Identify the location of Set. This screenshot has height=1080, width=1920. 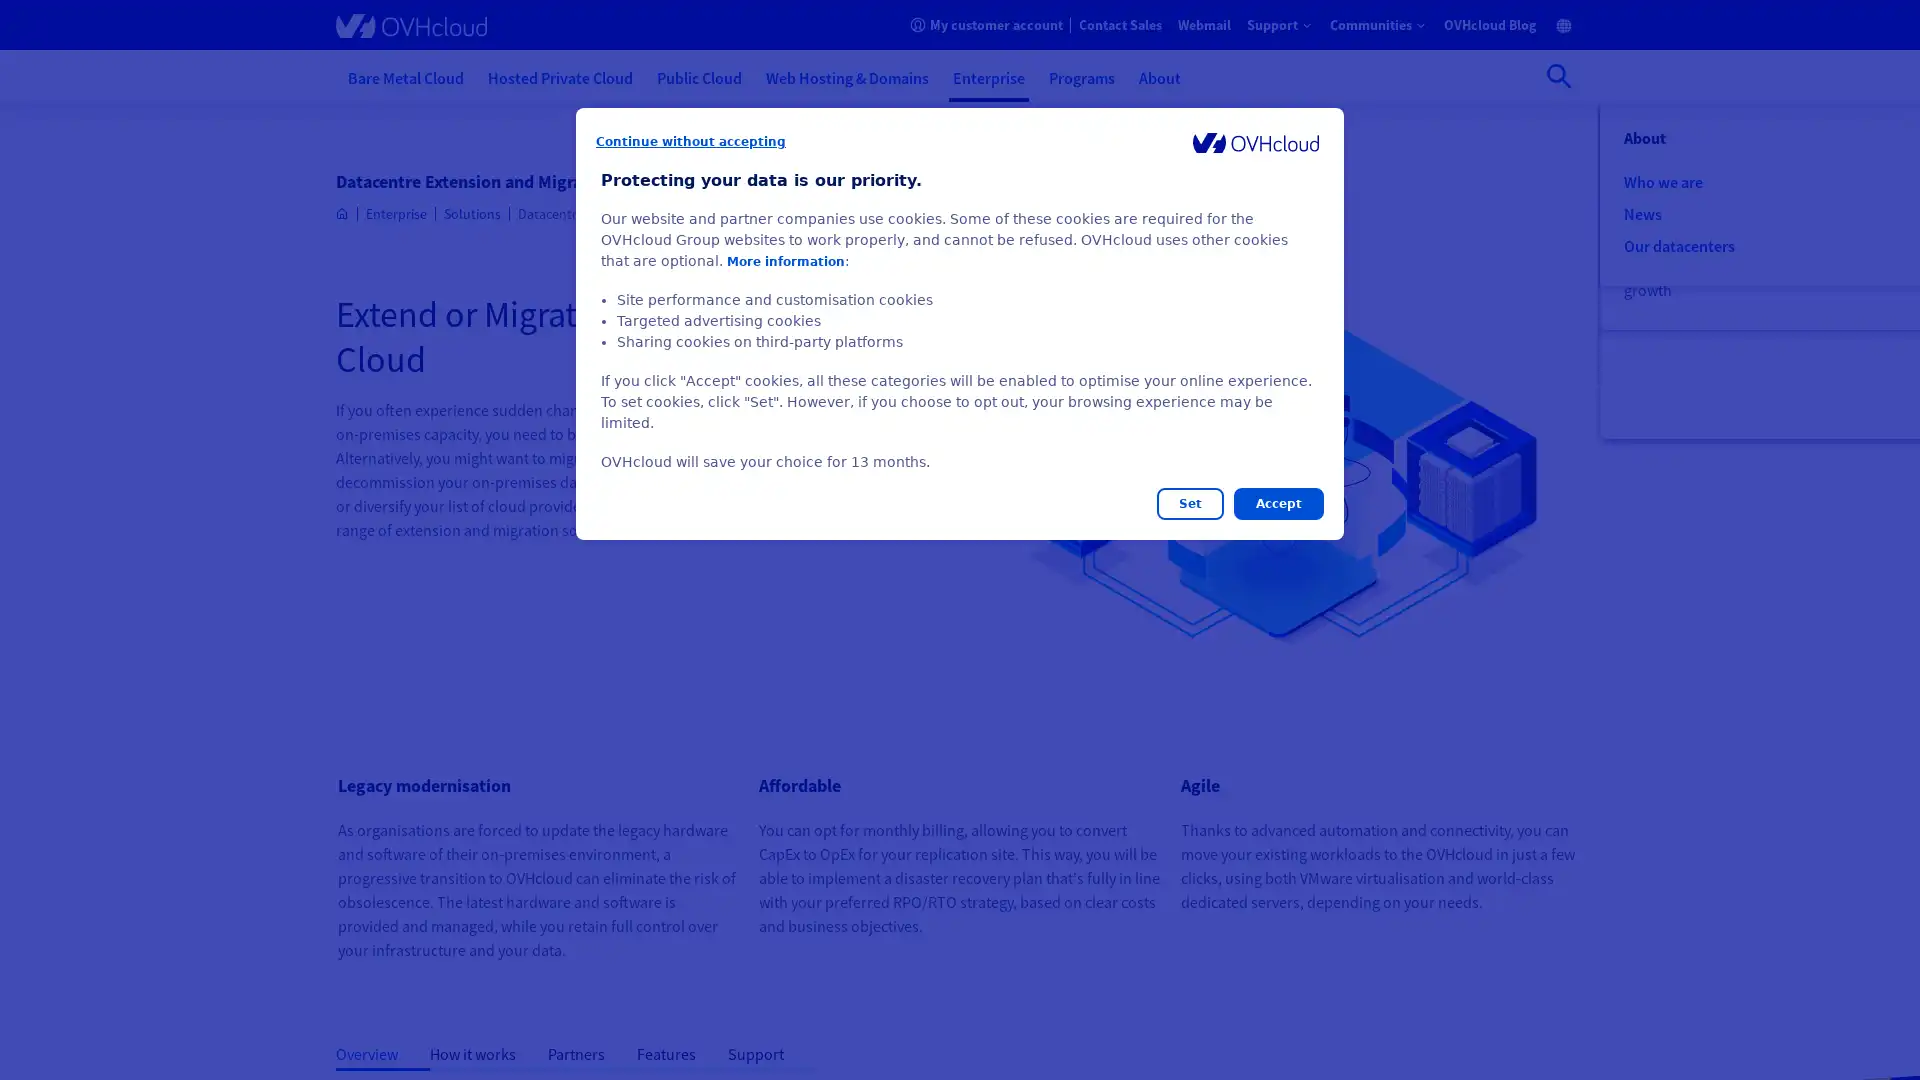
(1190, 503).